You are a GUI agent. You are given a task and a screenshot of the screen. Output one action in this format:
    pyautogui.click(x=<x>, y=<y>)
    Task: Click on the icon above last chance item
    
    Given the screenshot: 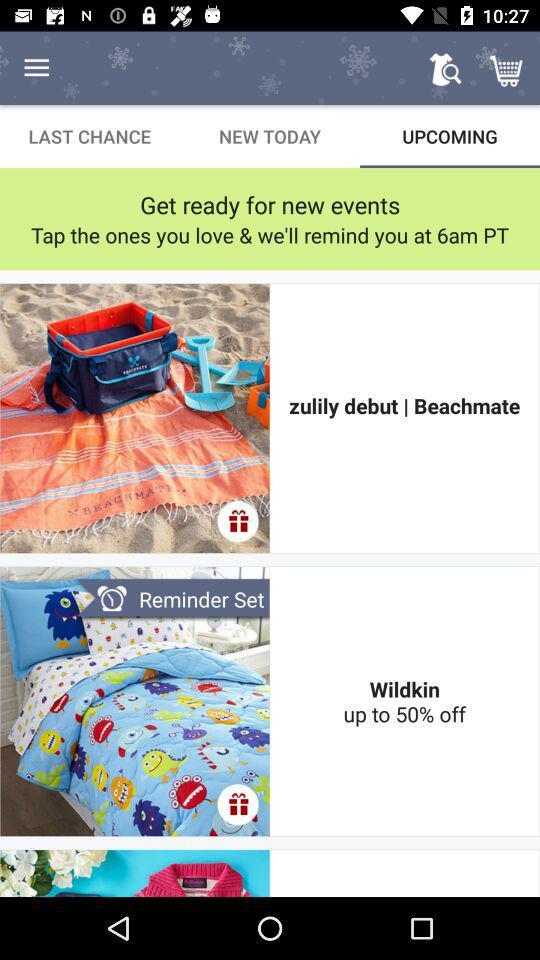 What is the action you would take?
    pyautogui.click(x=36, y=68)
    